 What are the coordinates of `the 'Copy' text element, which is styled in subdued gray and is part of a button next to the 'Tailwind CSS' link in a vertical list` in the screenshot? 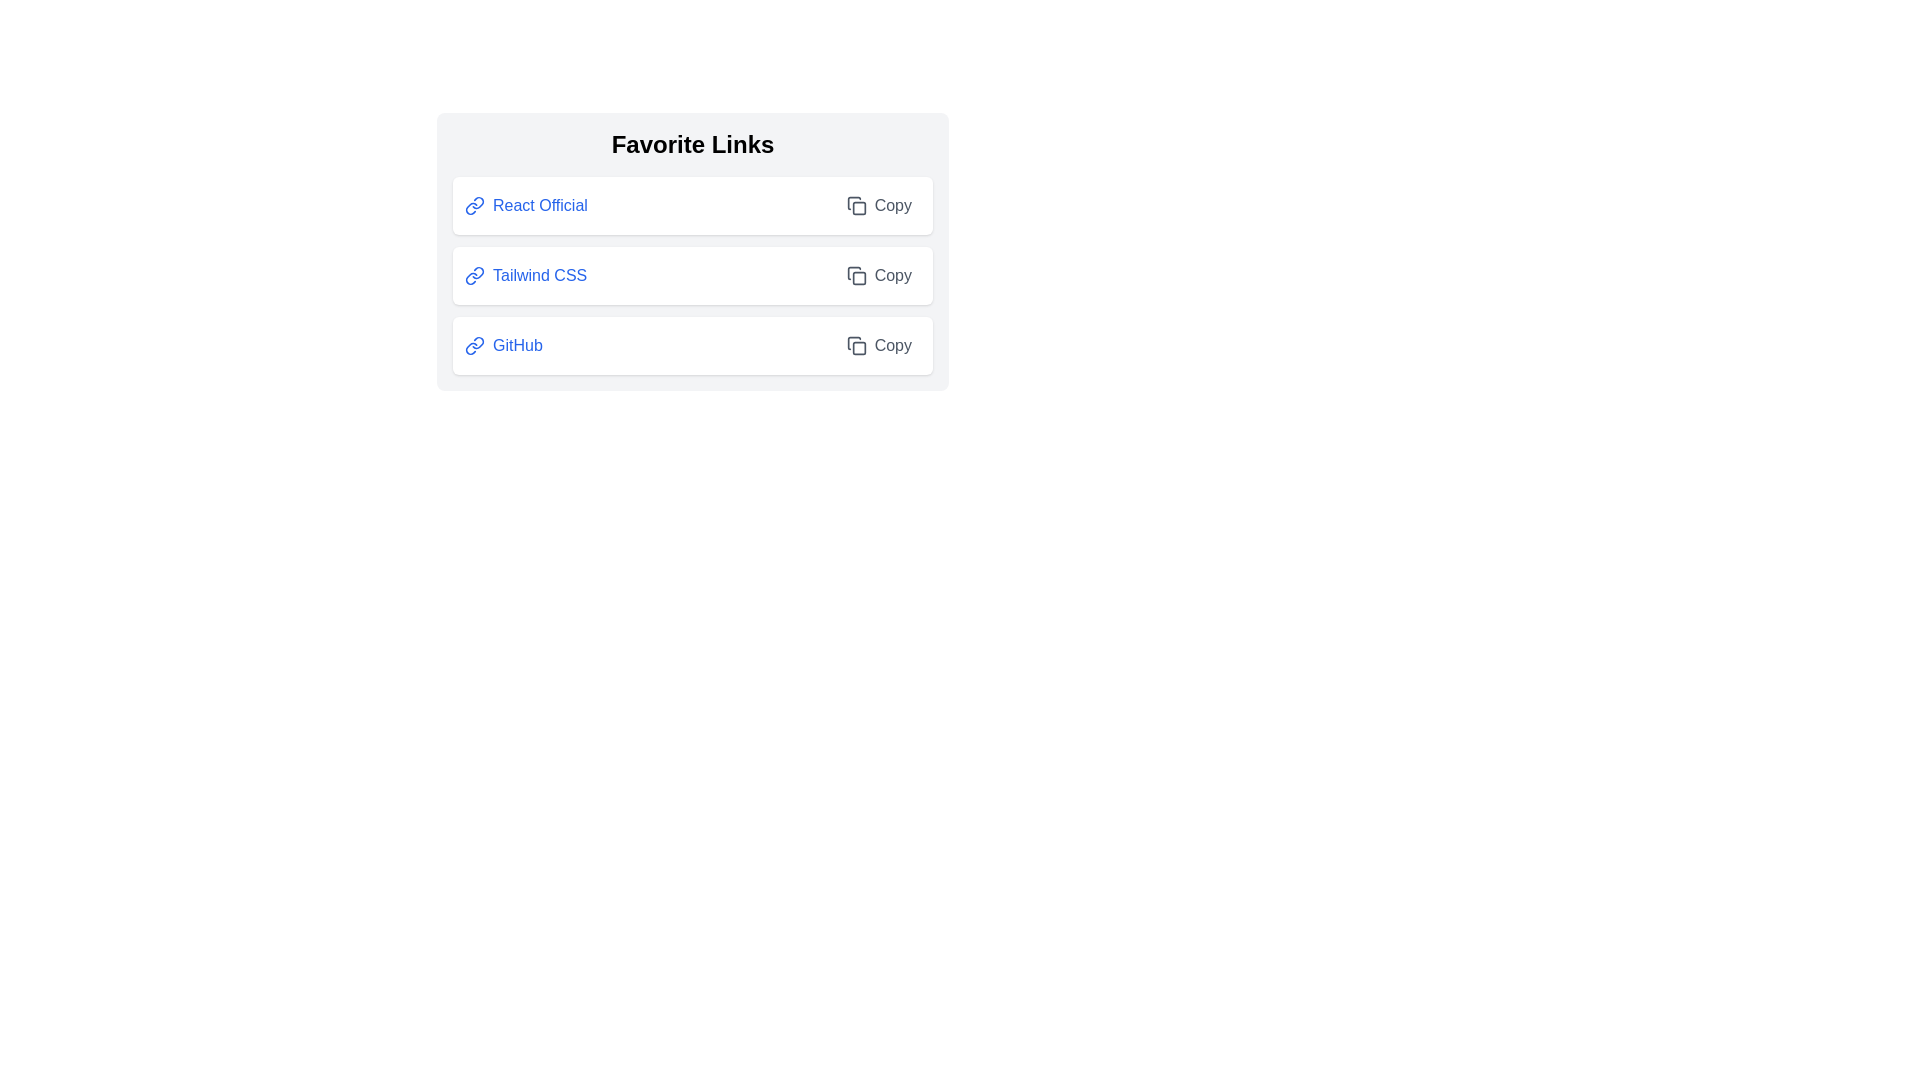 It's located at (892, 276).